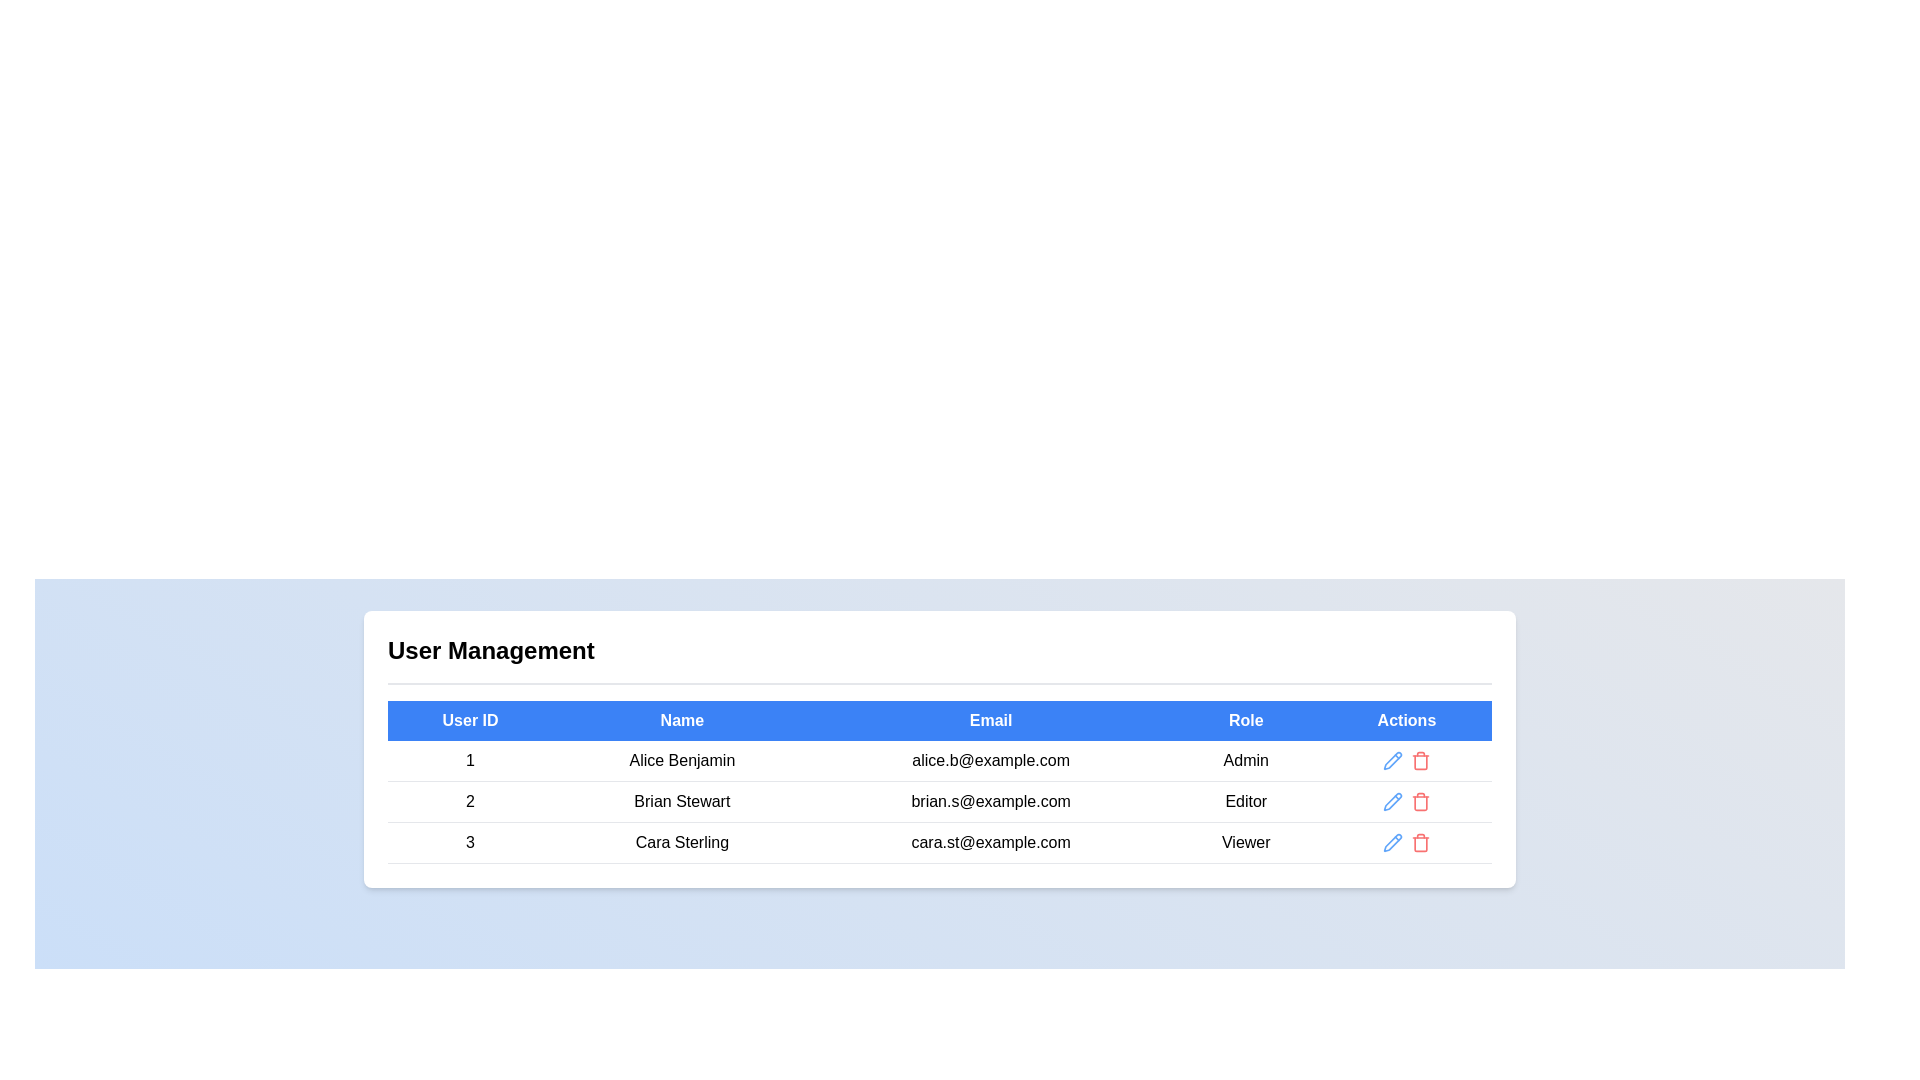 This screenshot has width=1920, height=1080. Describe the element at coordinates (1391, 801) in the screenshot. I see `the edit icon (a pen or pencil) in the Actions column for user Brian Stewart to initiate editing` at that location.